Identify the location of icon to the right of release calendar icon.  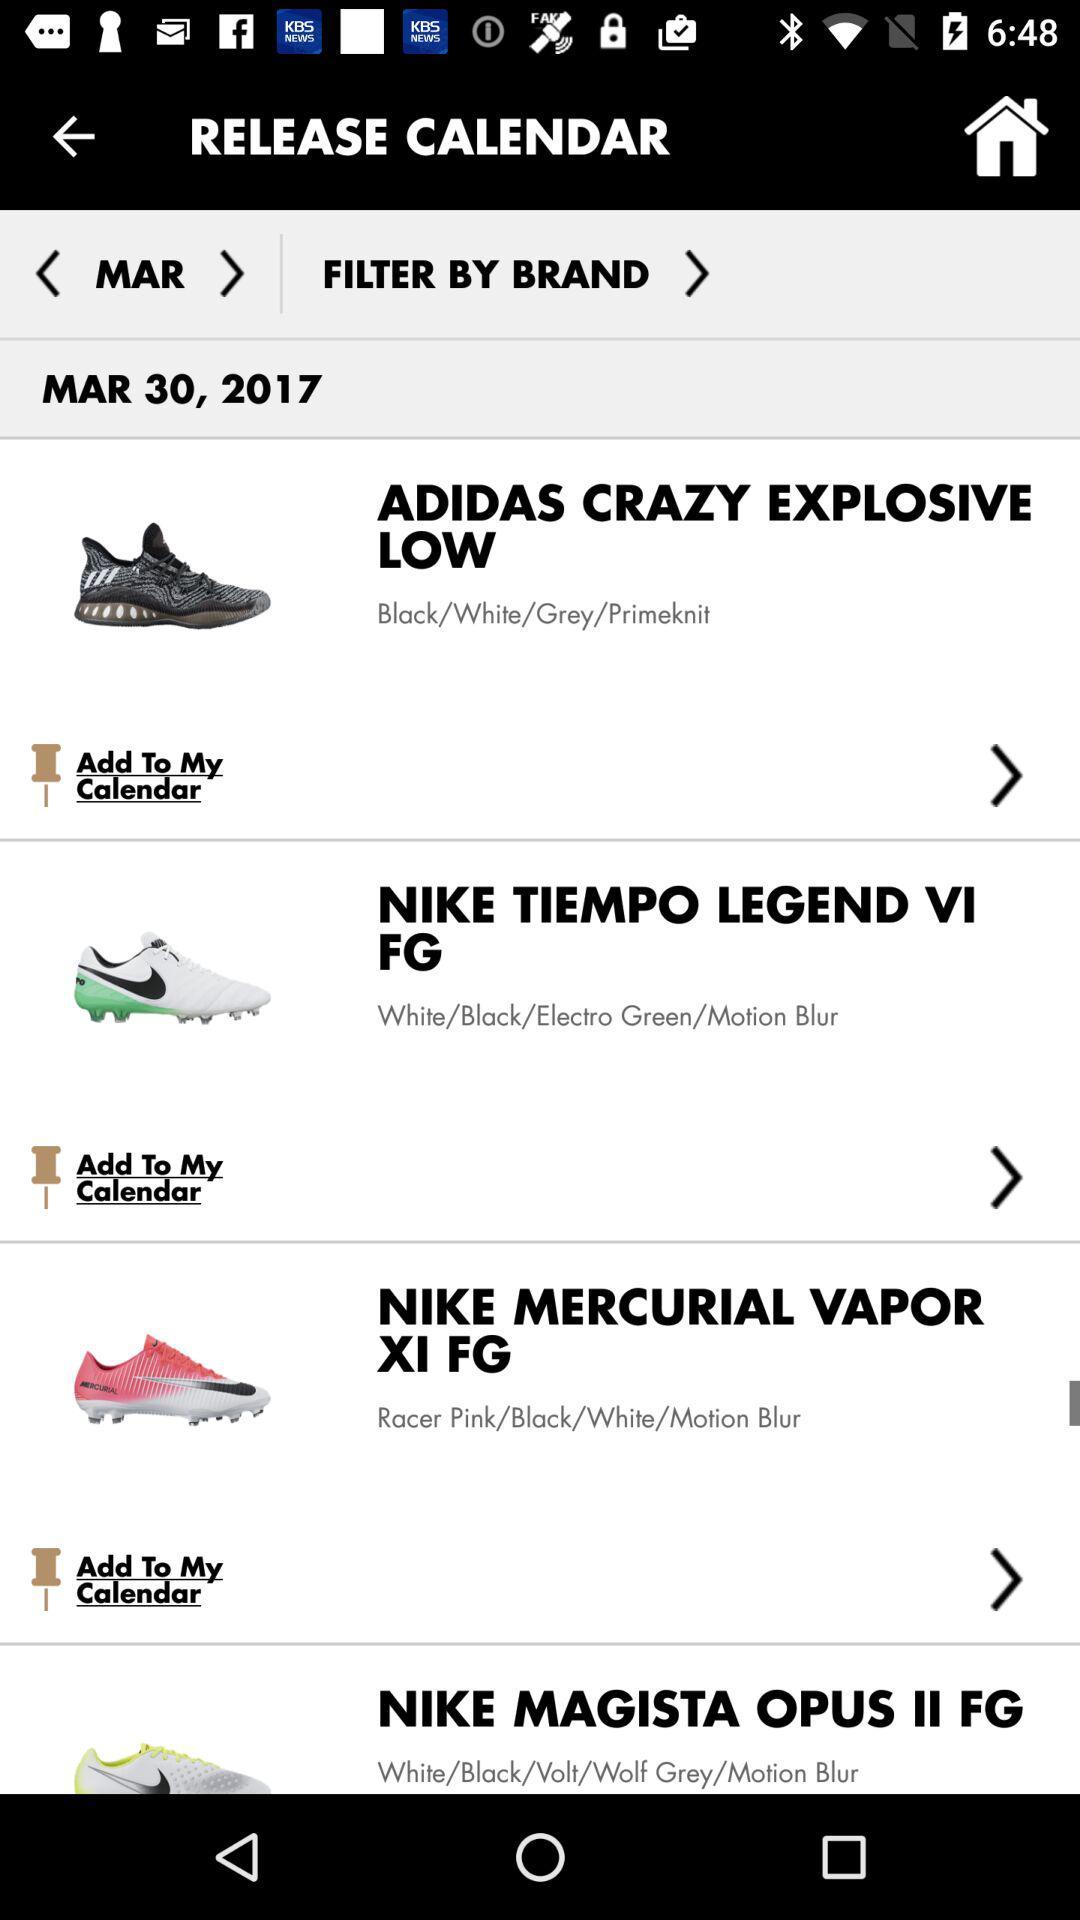
(1006, 135).